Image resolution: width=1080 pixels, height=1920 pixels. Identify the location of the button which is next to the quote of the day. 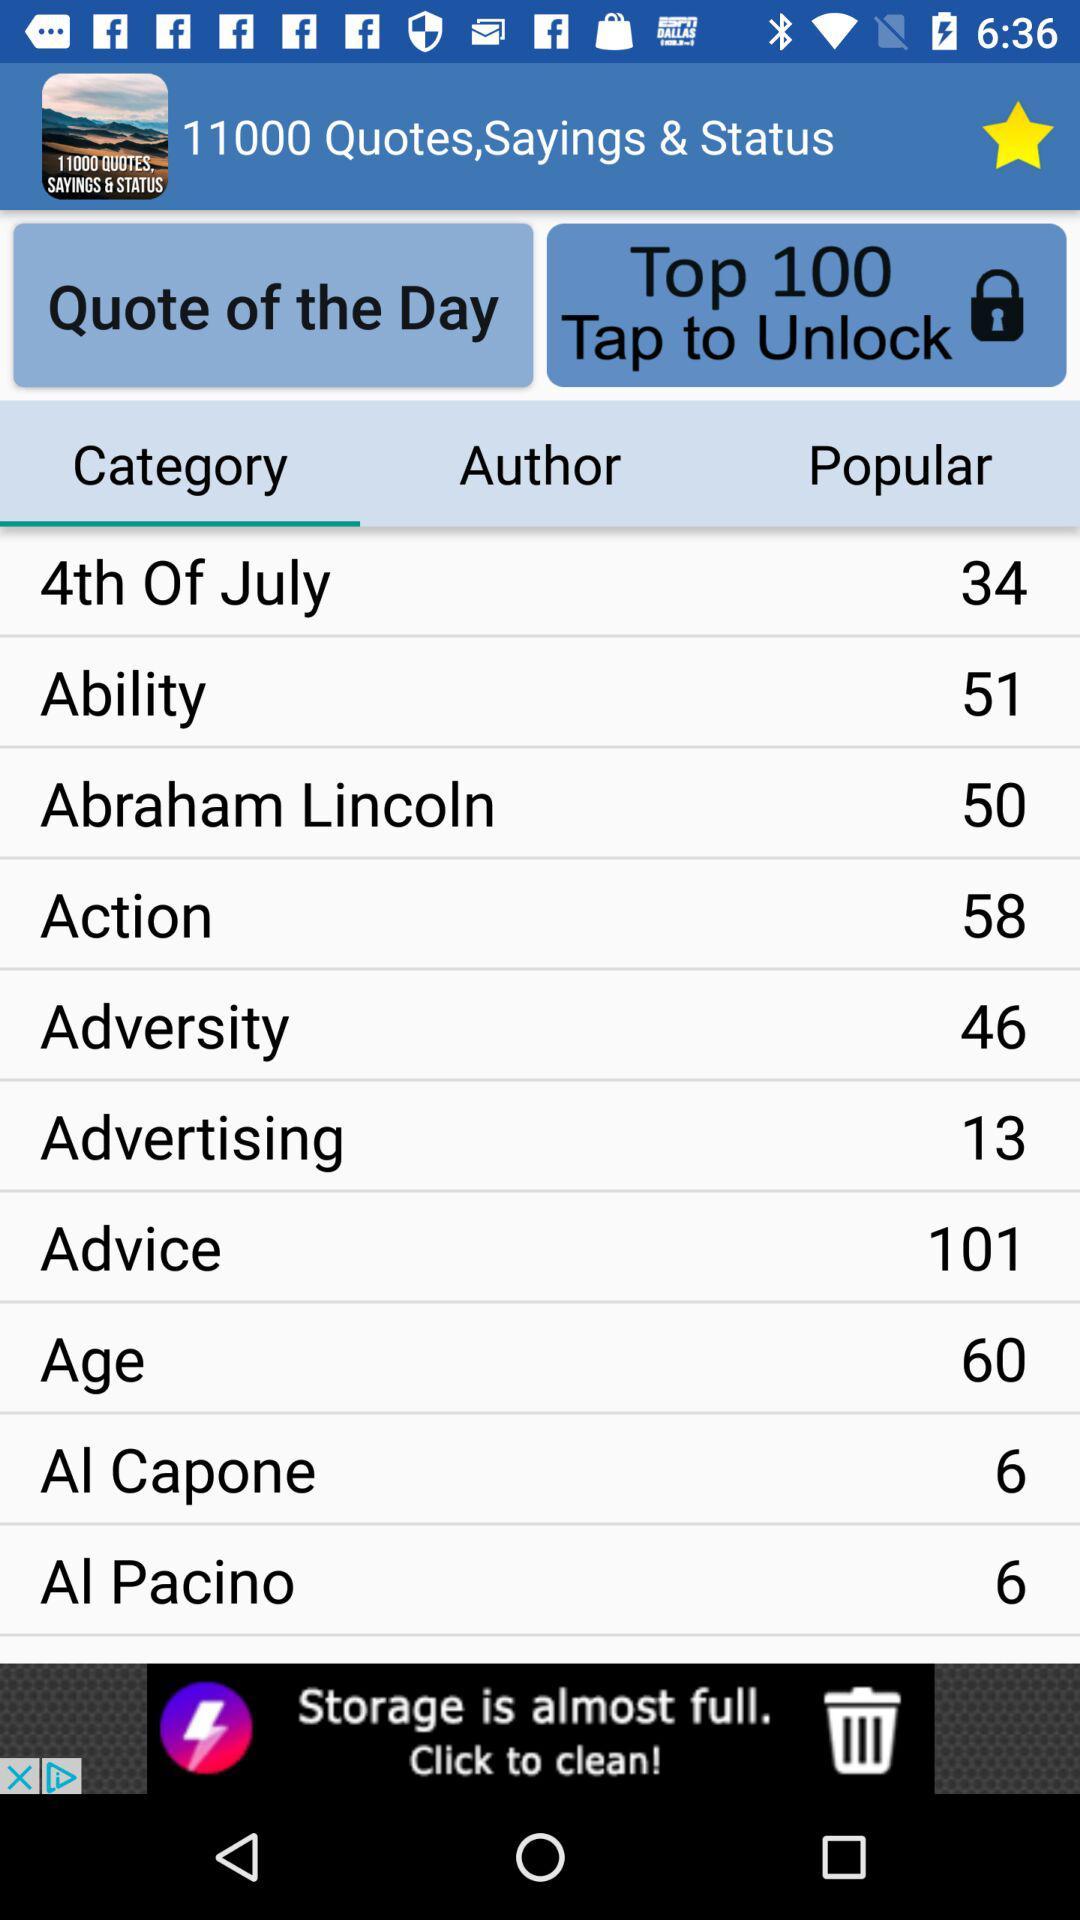
(805, 304).